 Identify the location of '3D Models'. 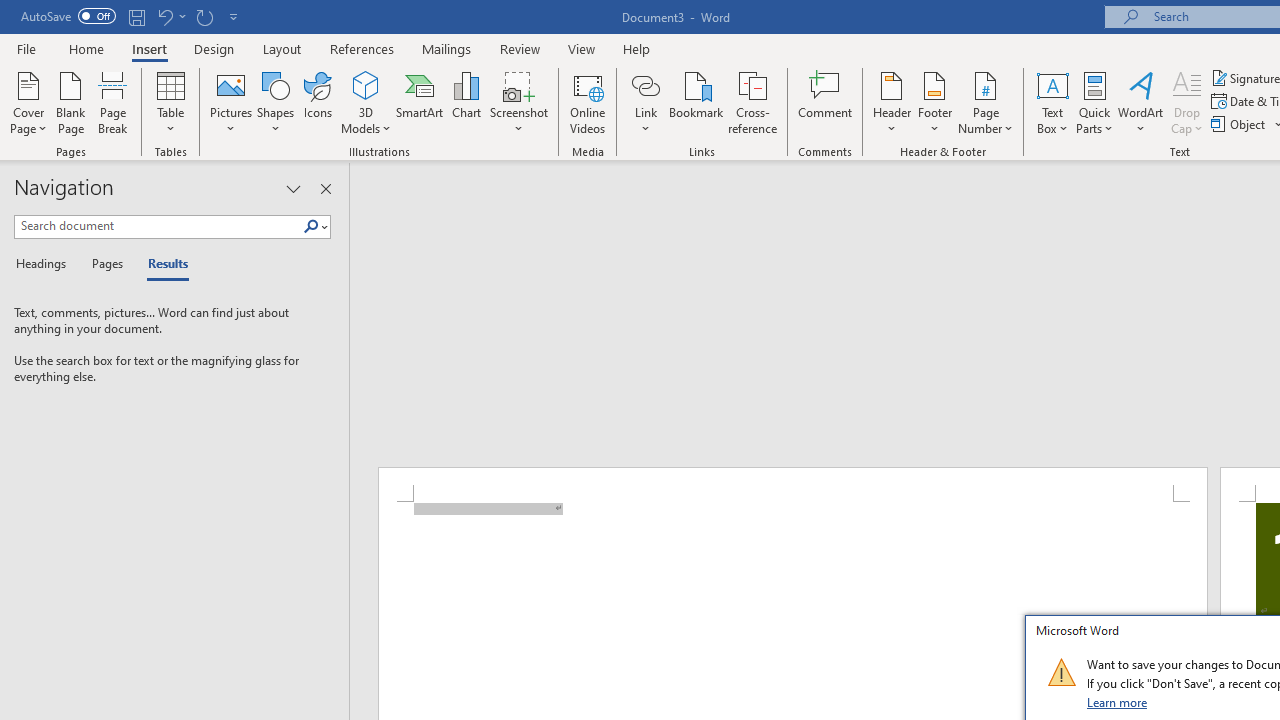
(366, 84).